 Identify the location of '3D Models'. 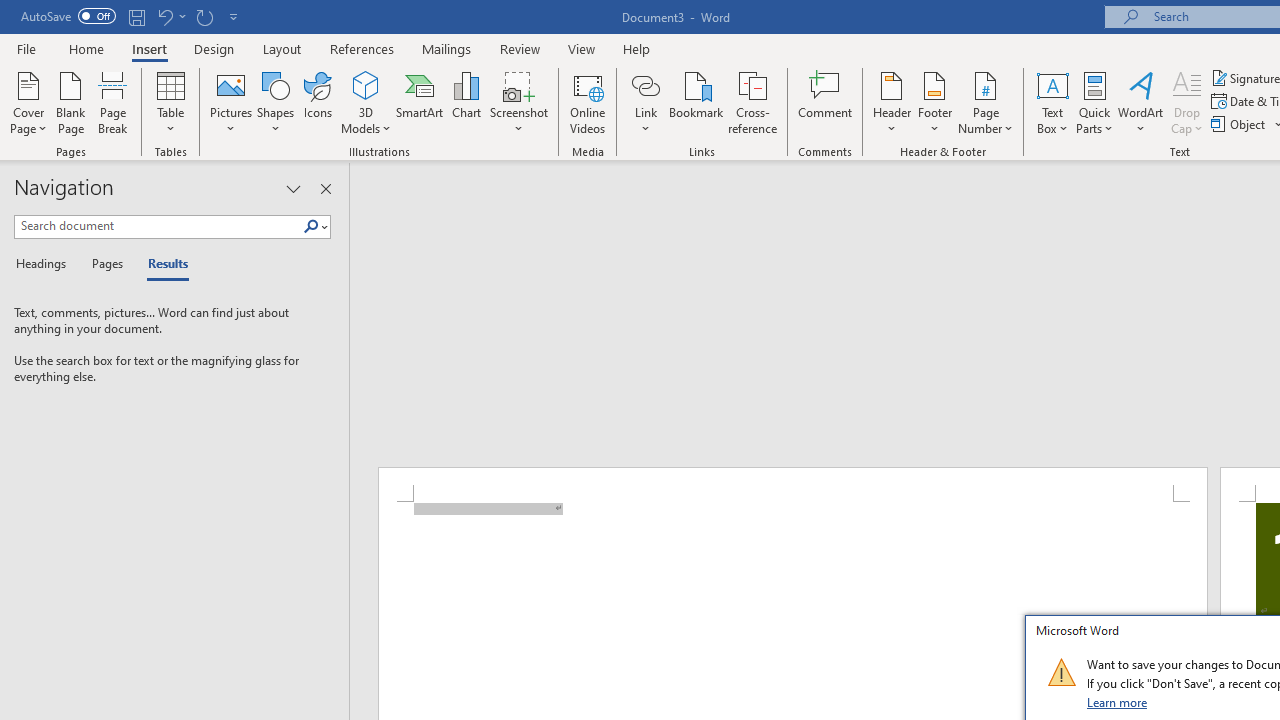
(366, 84).